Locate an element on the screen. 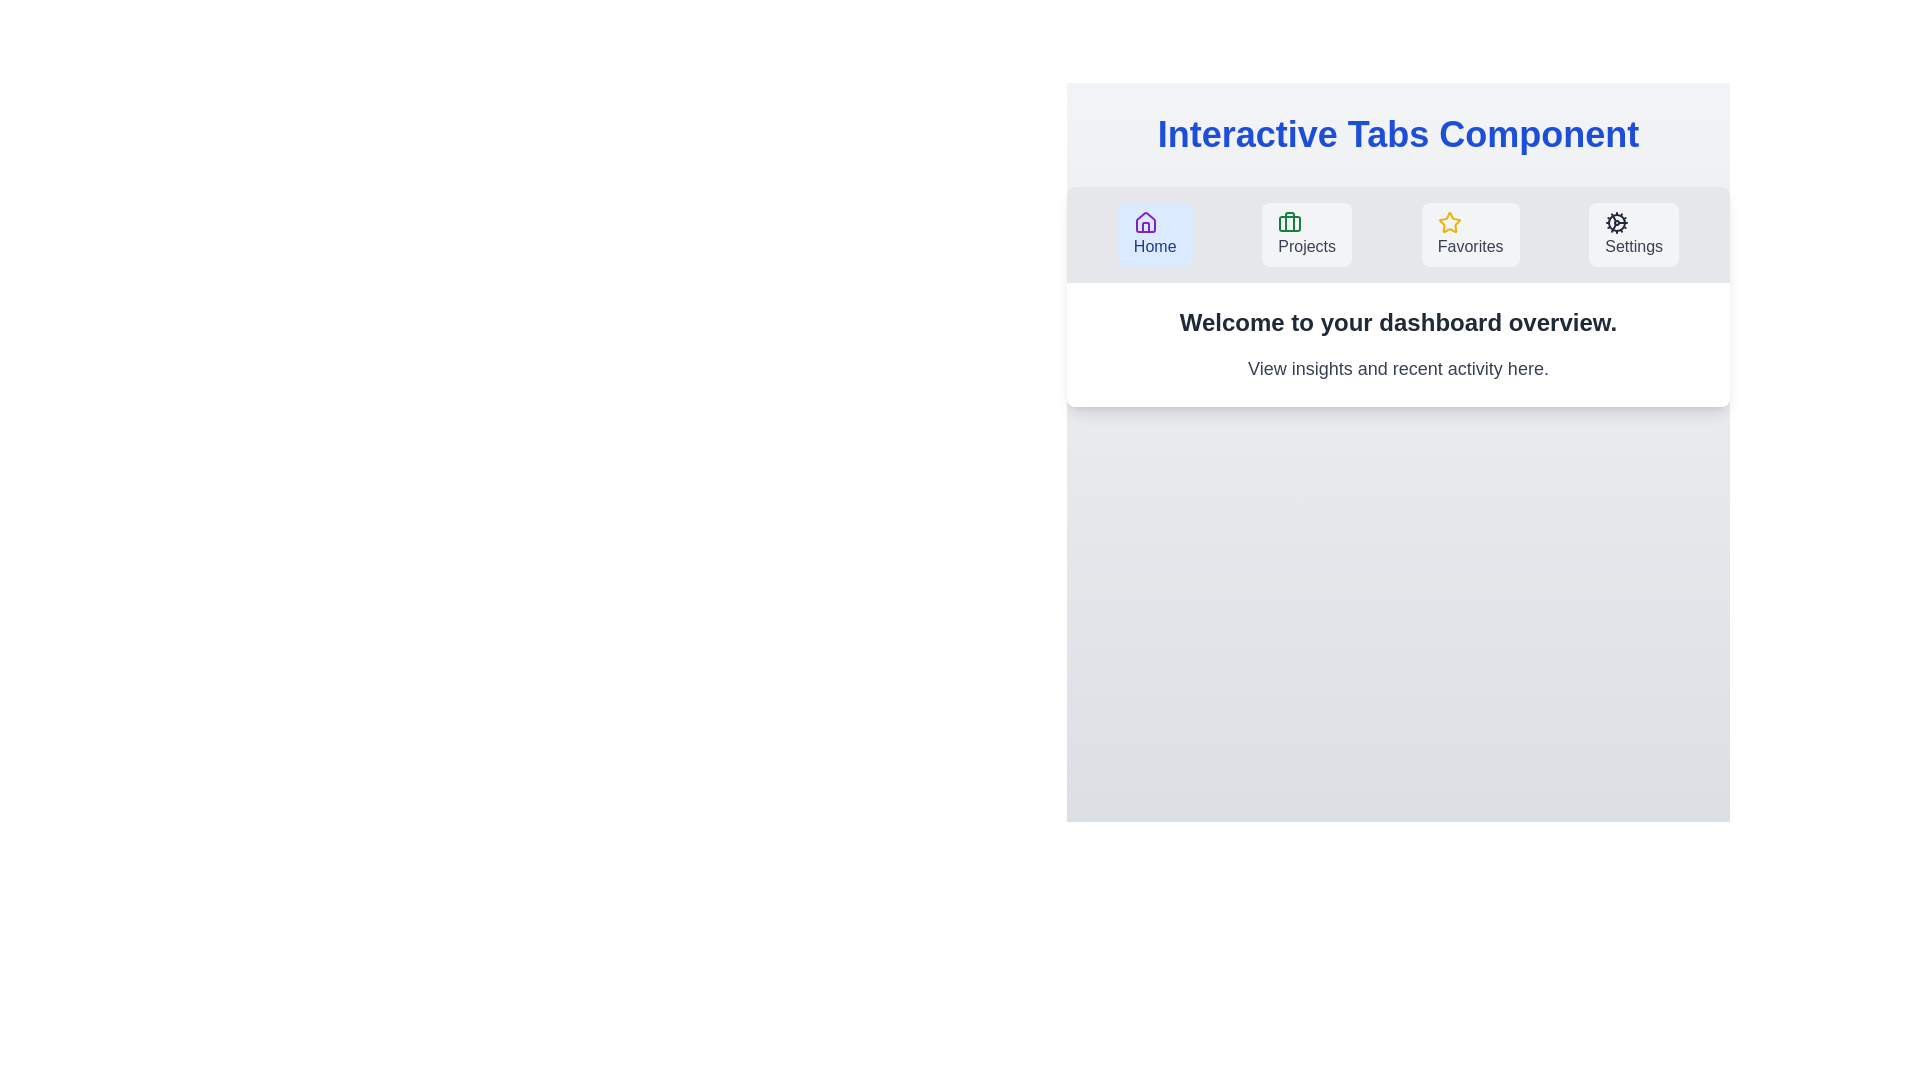  the Projects tab by clicking on its button is located at coordinates (1306, 234).